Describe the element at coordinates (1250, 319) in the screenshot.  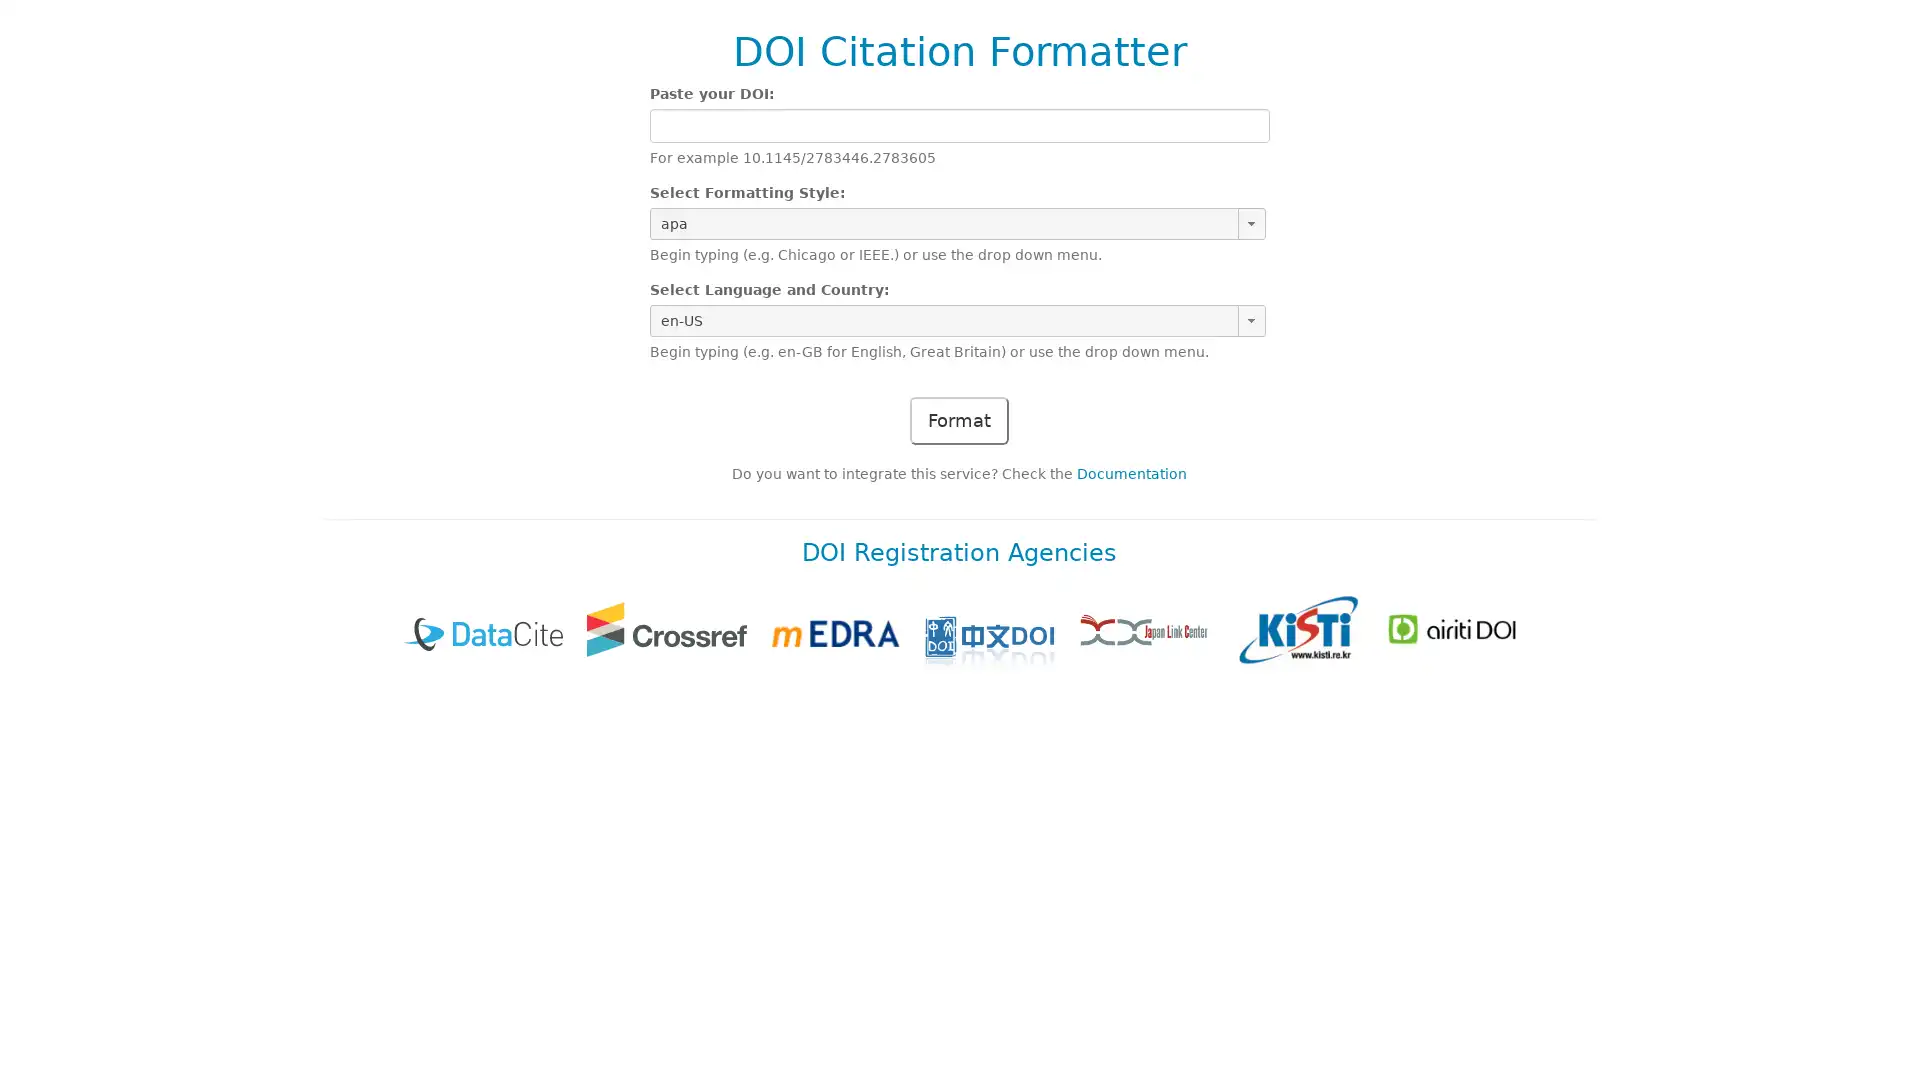
I see `Show All Items` at that location.